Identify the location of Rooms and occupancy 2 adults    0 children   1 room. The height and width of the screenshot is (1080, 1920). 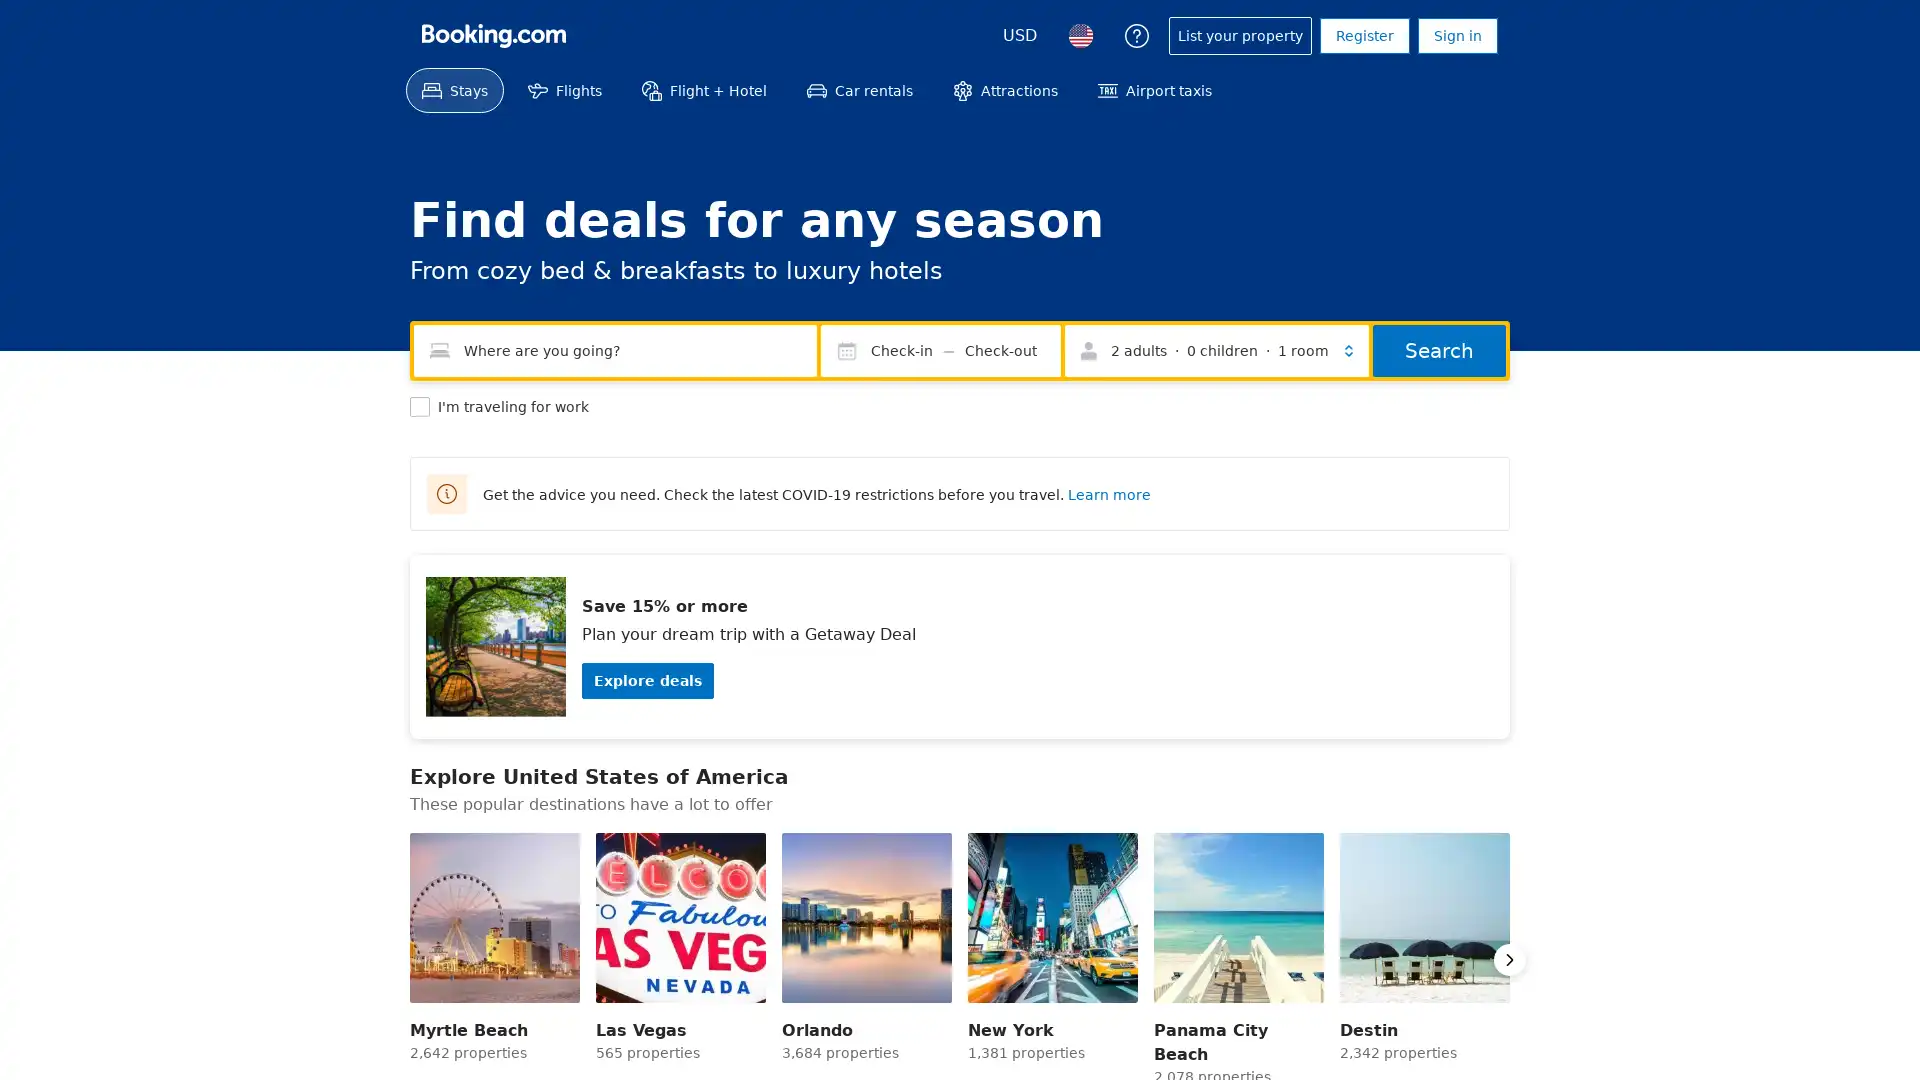
(1216, 350).